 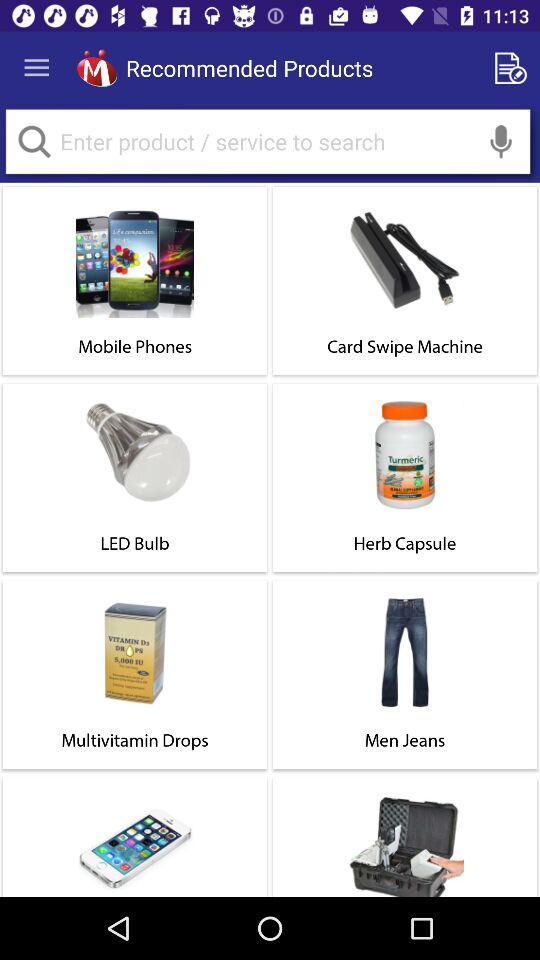 I want to click on search, so click(x=33, y=140).